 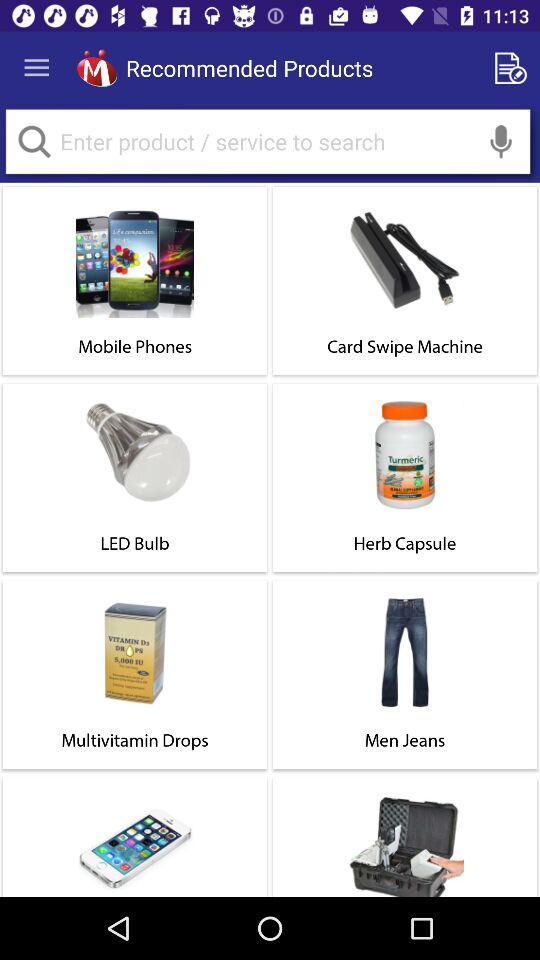 I want to click on search, so click(x=33, y=140).